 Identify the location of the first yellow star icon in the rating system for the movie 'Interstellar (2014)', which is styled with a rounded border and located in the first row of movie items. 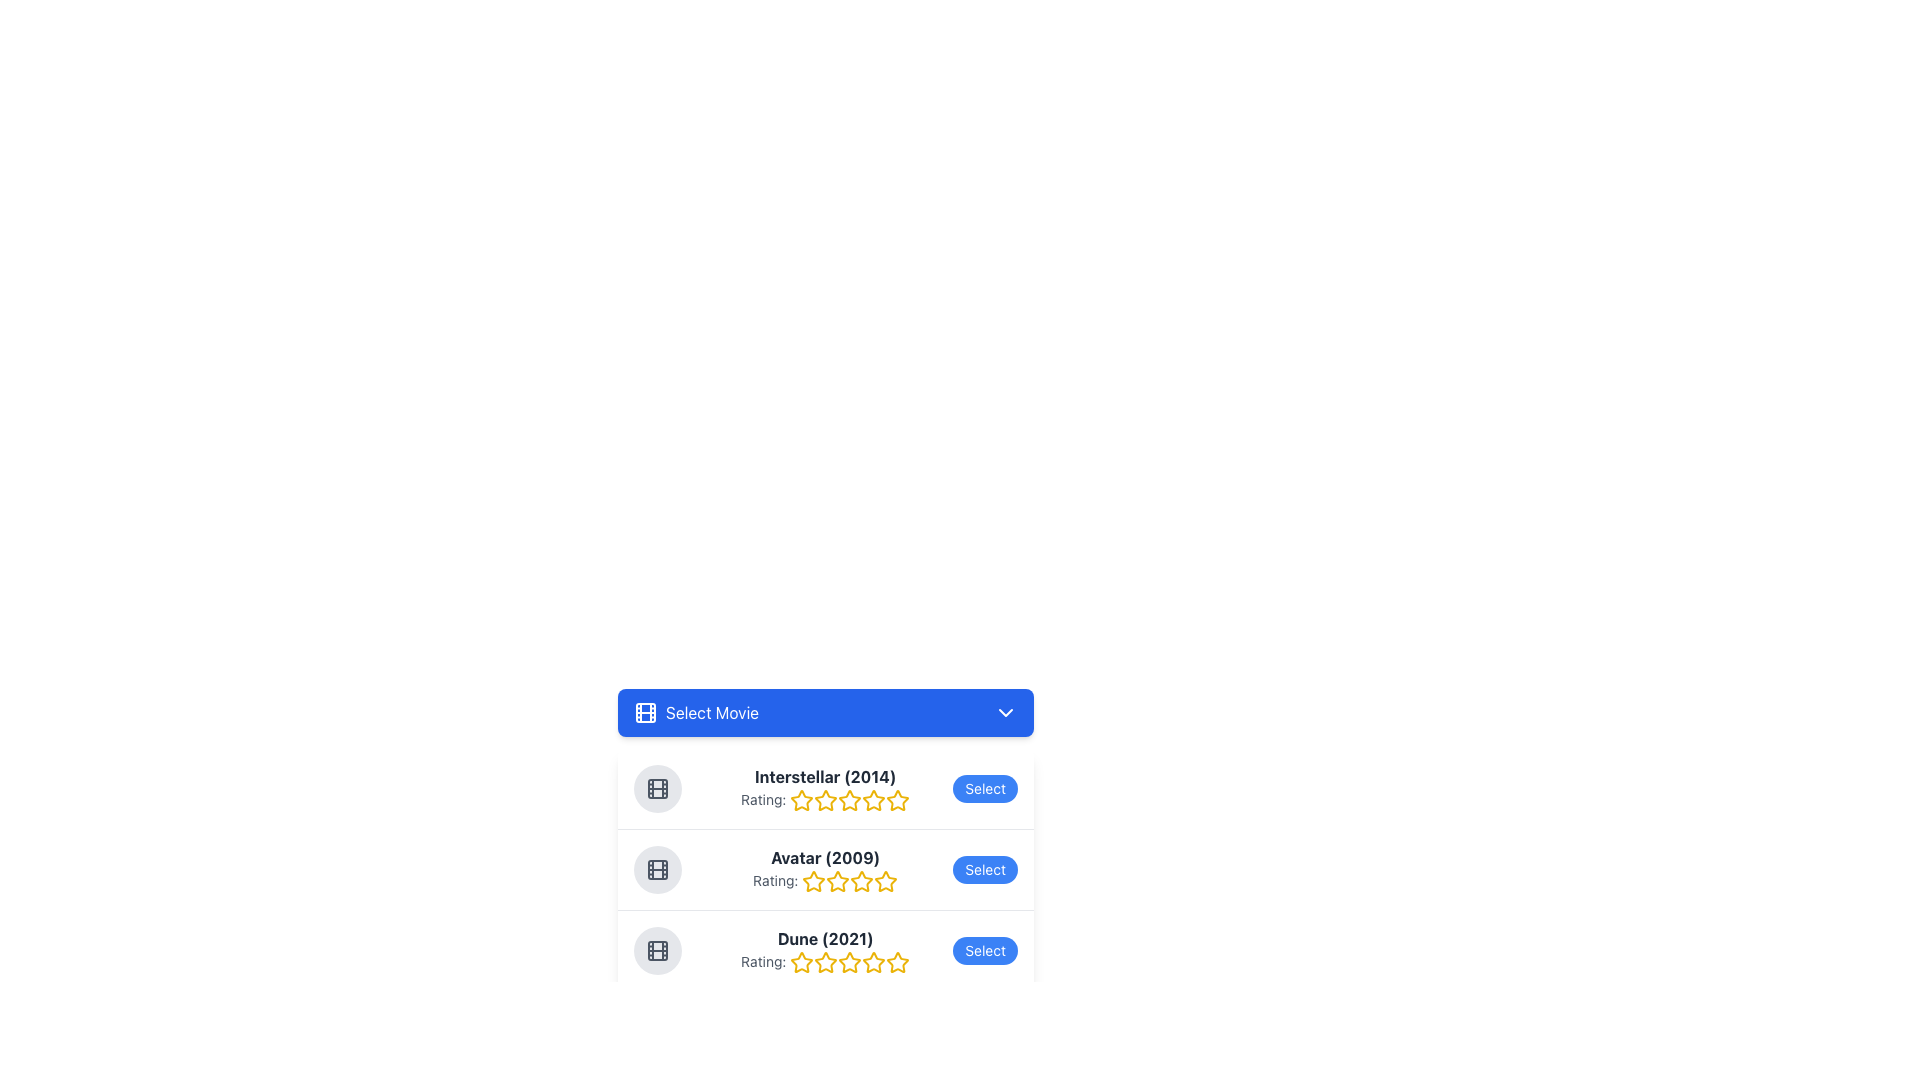
(802, 800).